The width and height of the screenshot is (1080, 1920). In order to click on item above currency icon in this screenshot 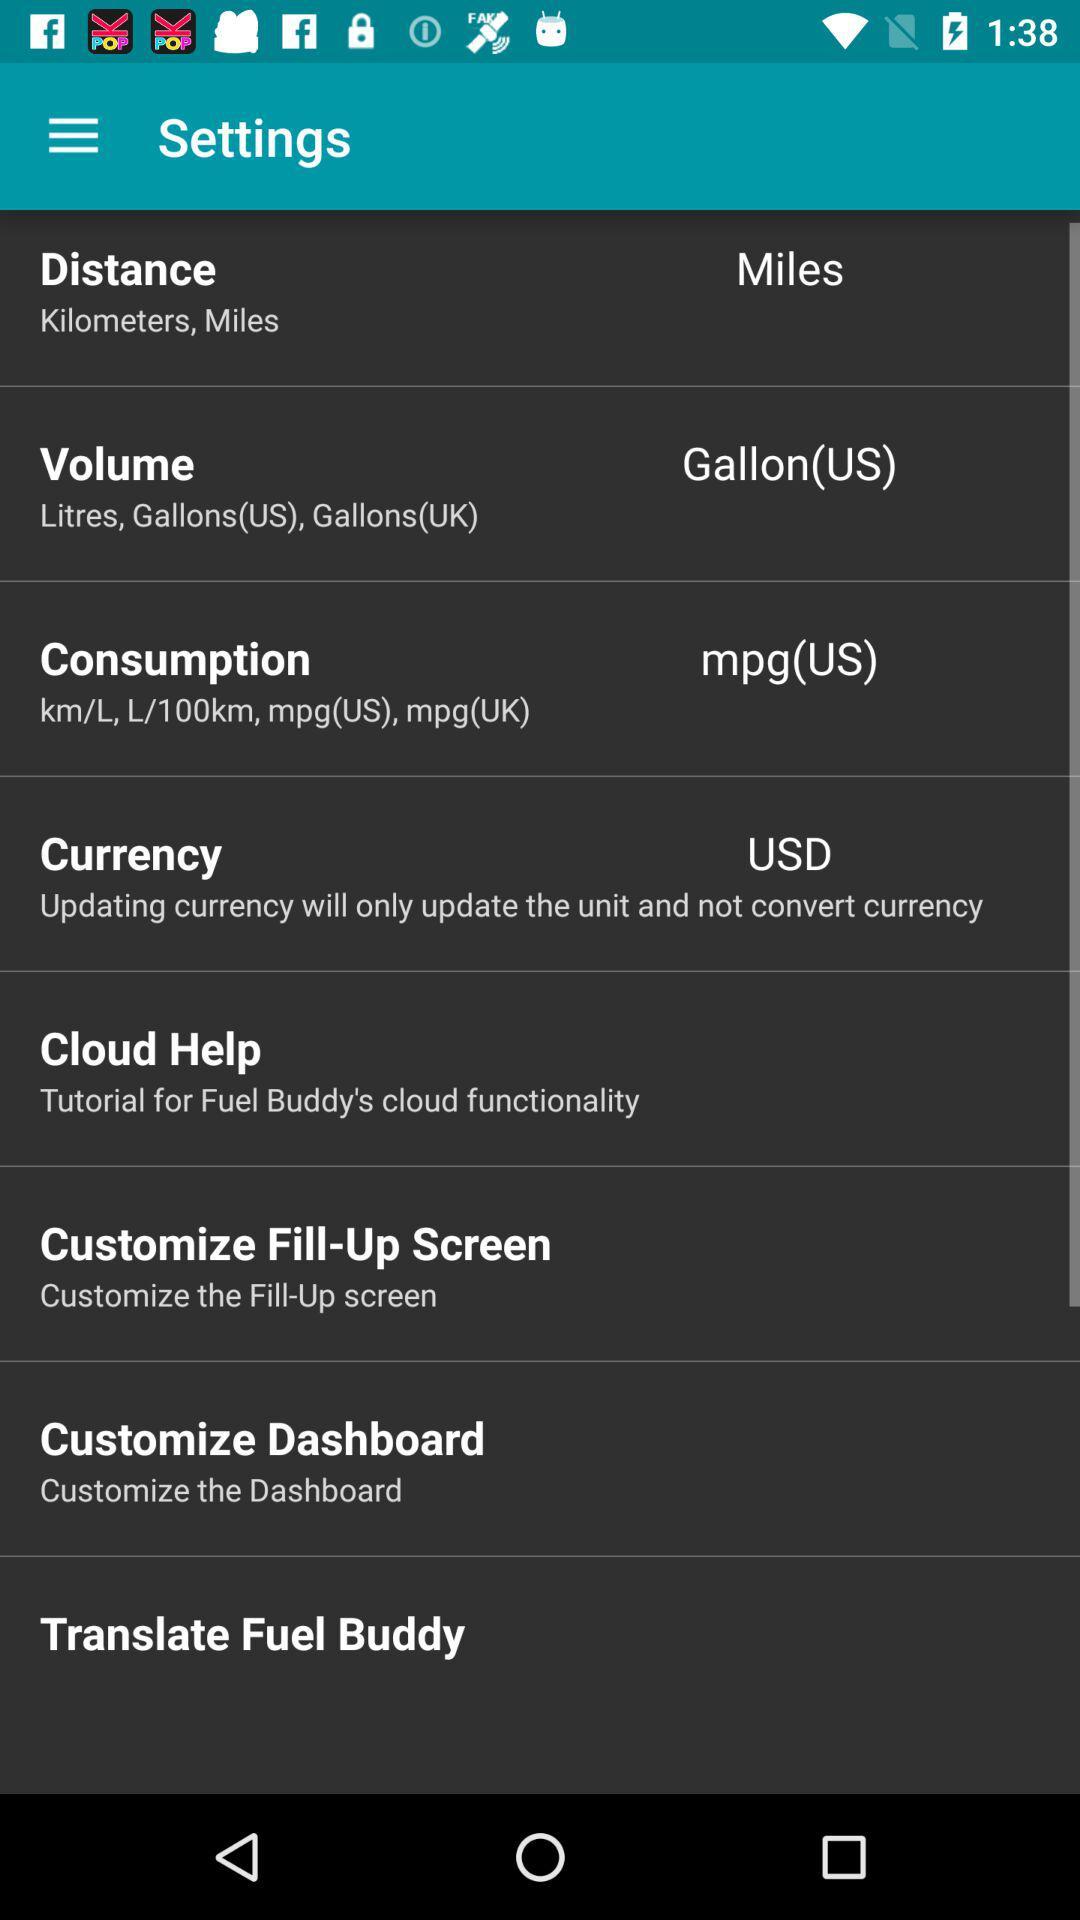, I will do `click(559, 709)`.